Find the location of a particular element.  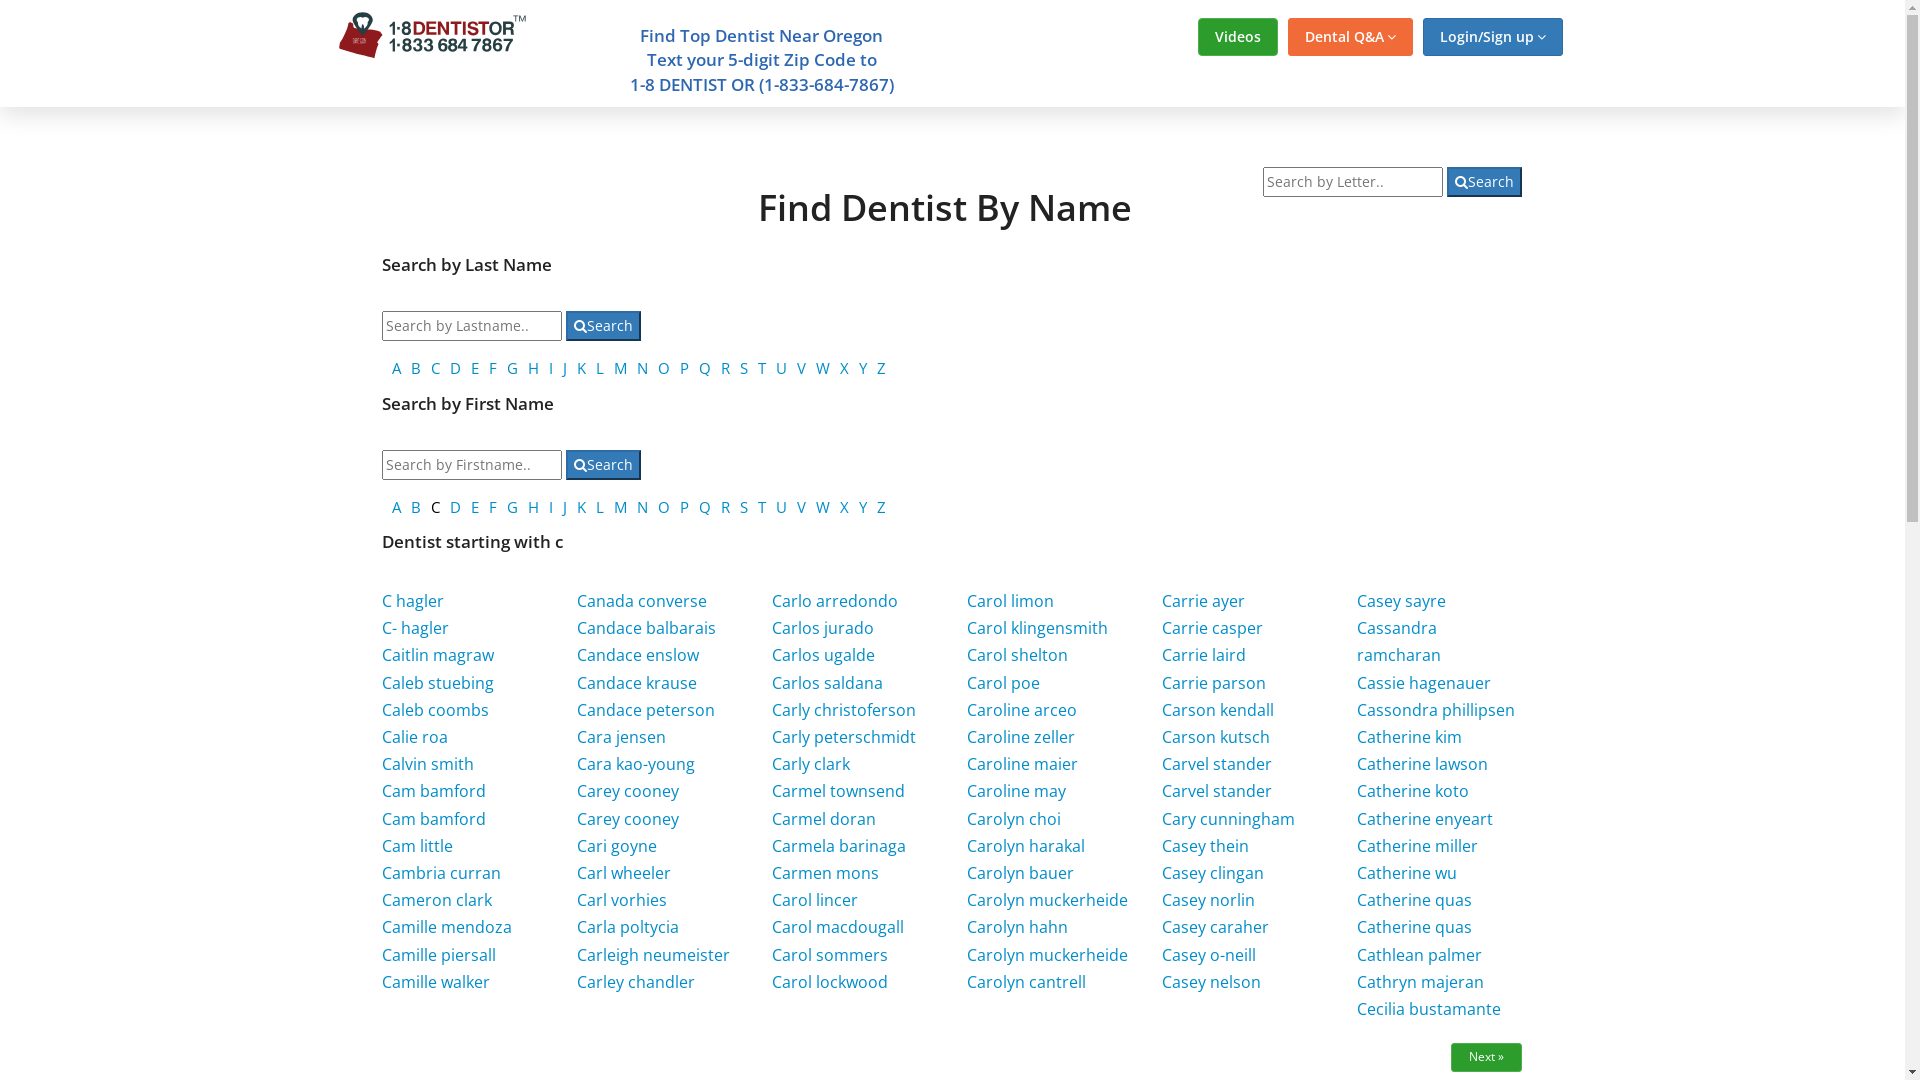

'Z' is located at coordinates (877, 367).